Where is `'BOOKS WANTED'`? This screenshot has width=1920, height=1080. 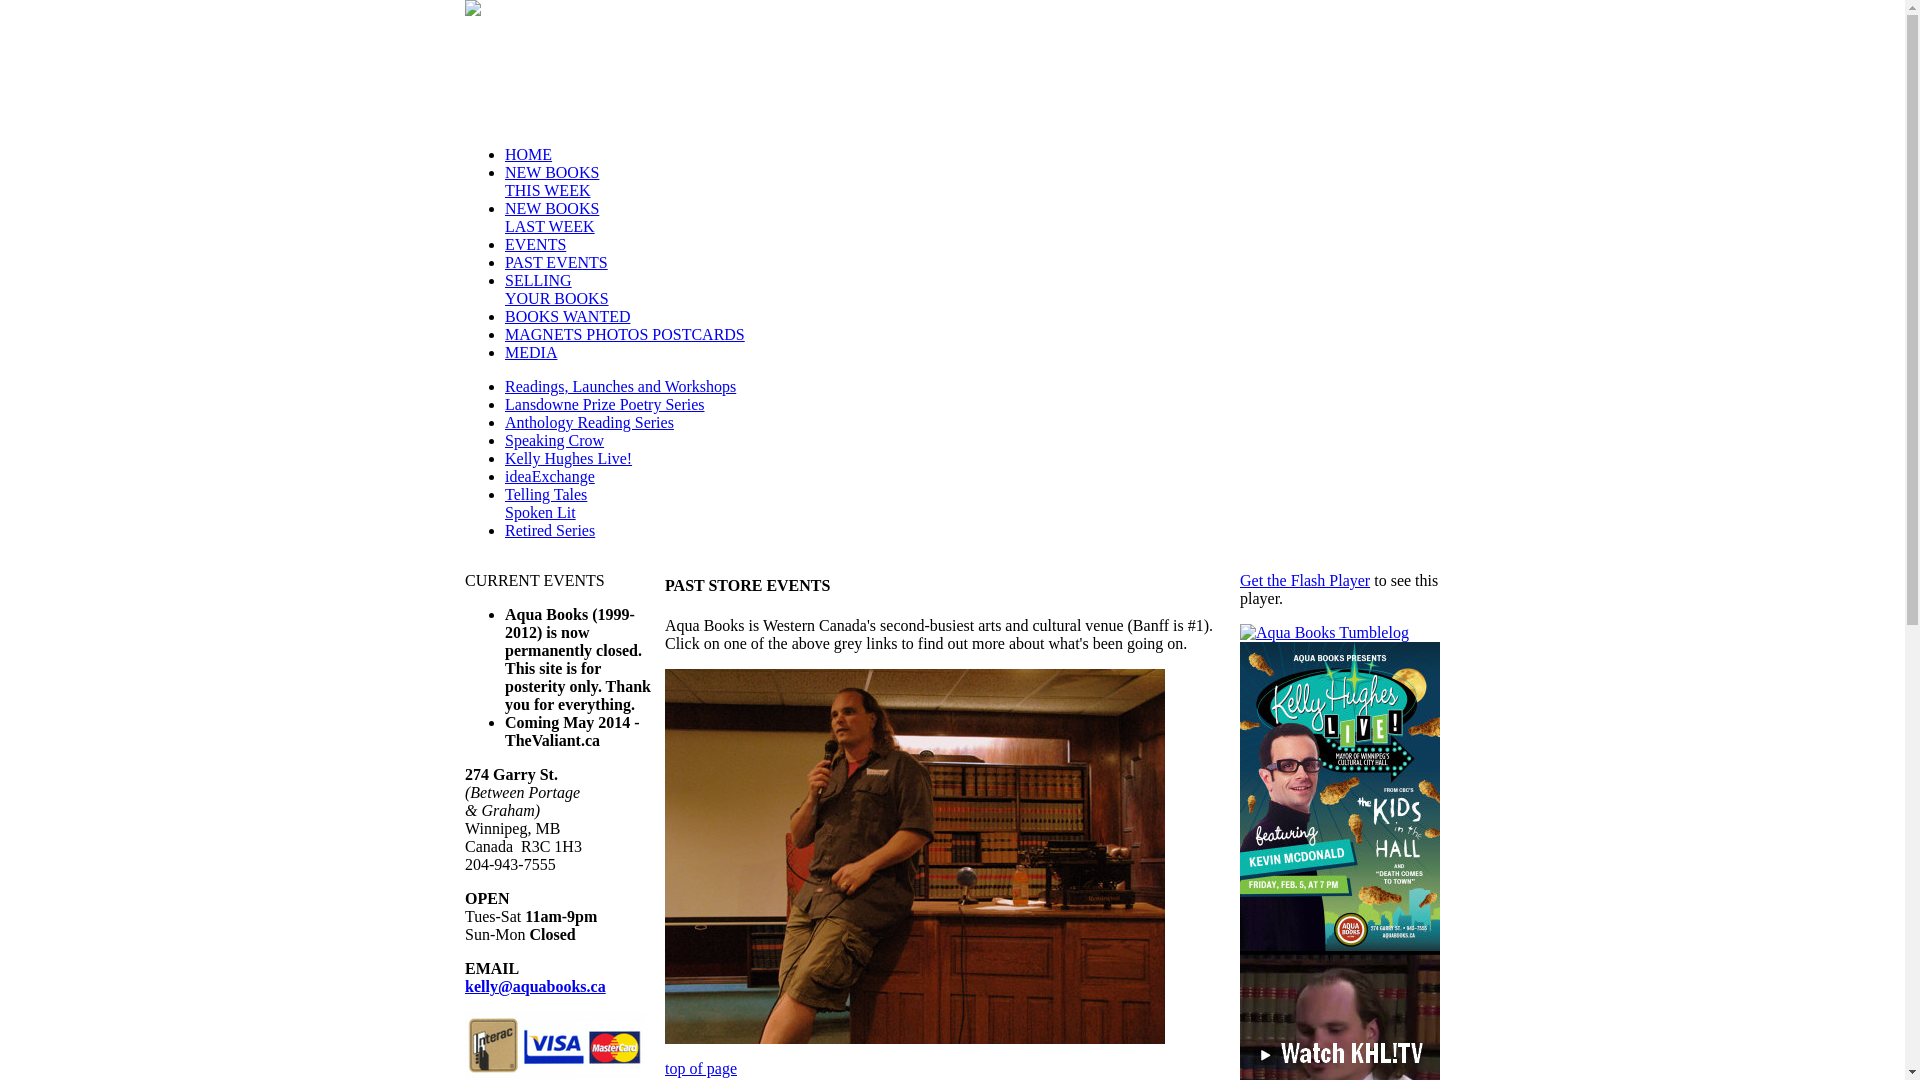
'BOOKS WANTED' is located at coordinates (566, 315).